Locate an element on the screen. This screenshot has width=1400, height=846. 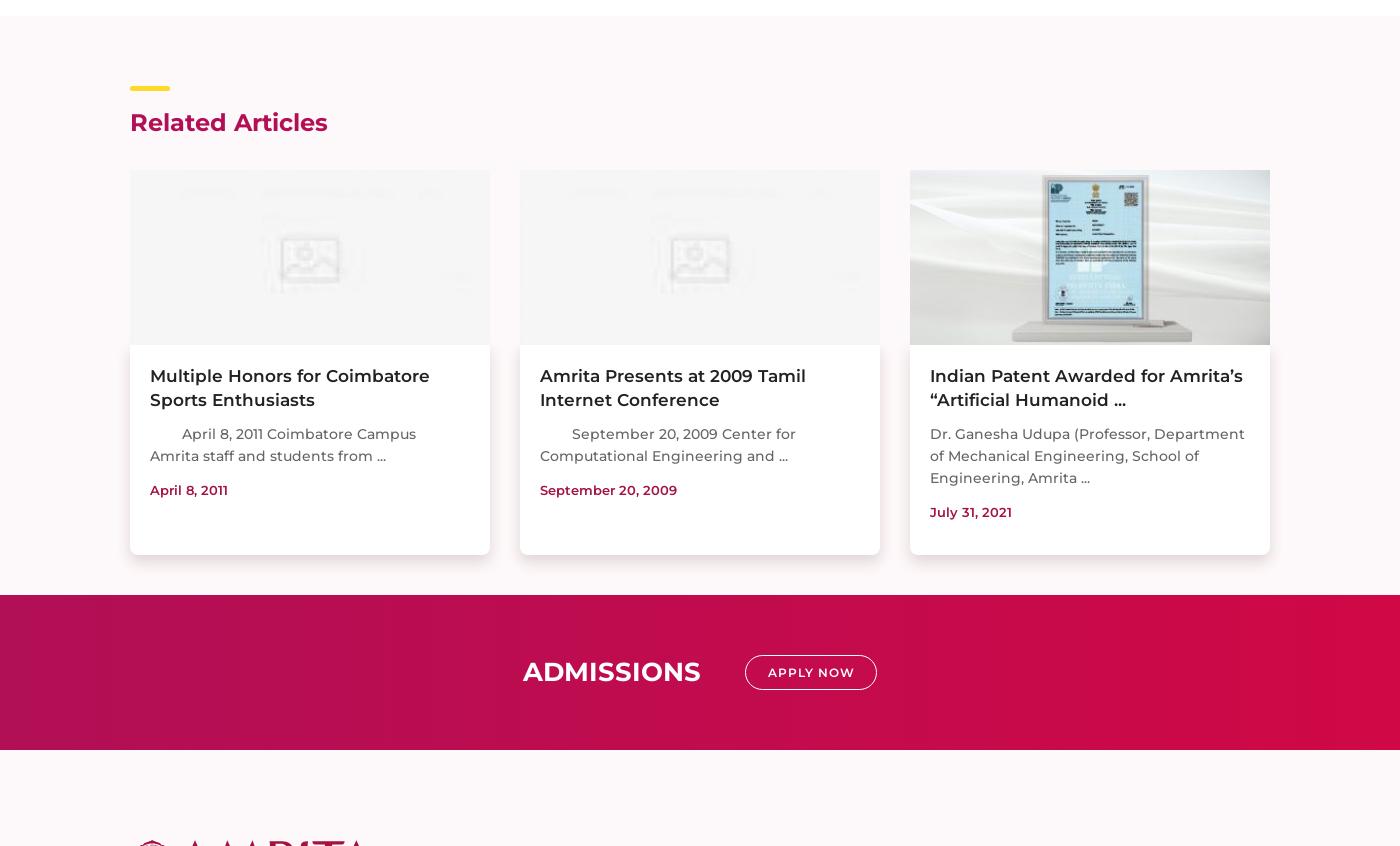
'Dr. Ganesha Udupa (Professor, Department of Mechanical Engineering, School of Engineering, Amrita ...' is located at coordinates (1087, 453).